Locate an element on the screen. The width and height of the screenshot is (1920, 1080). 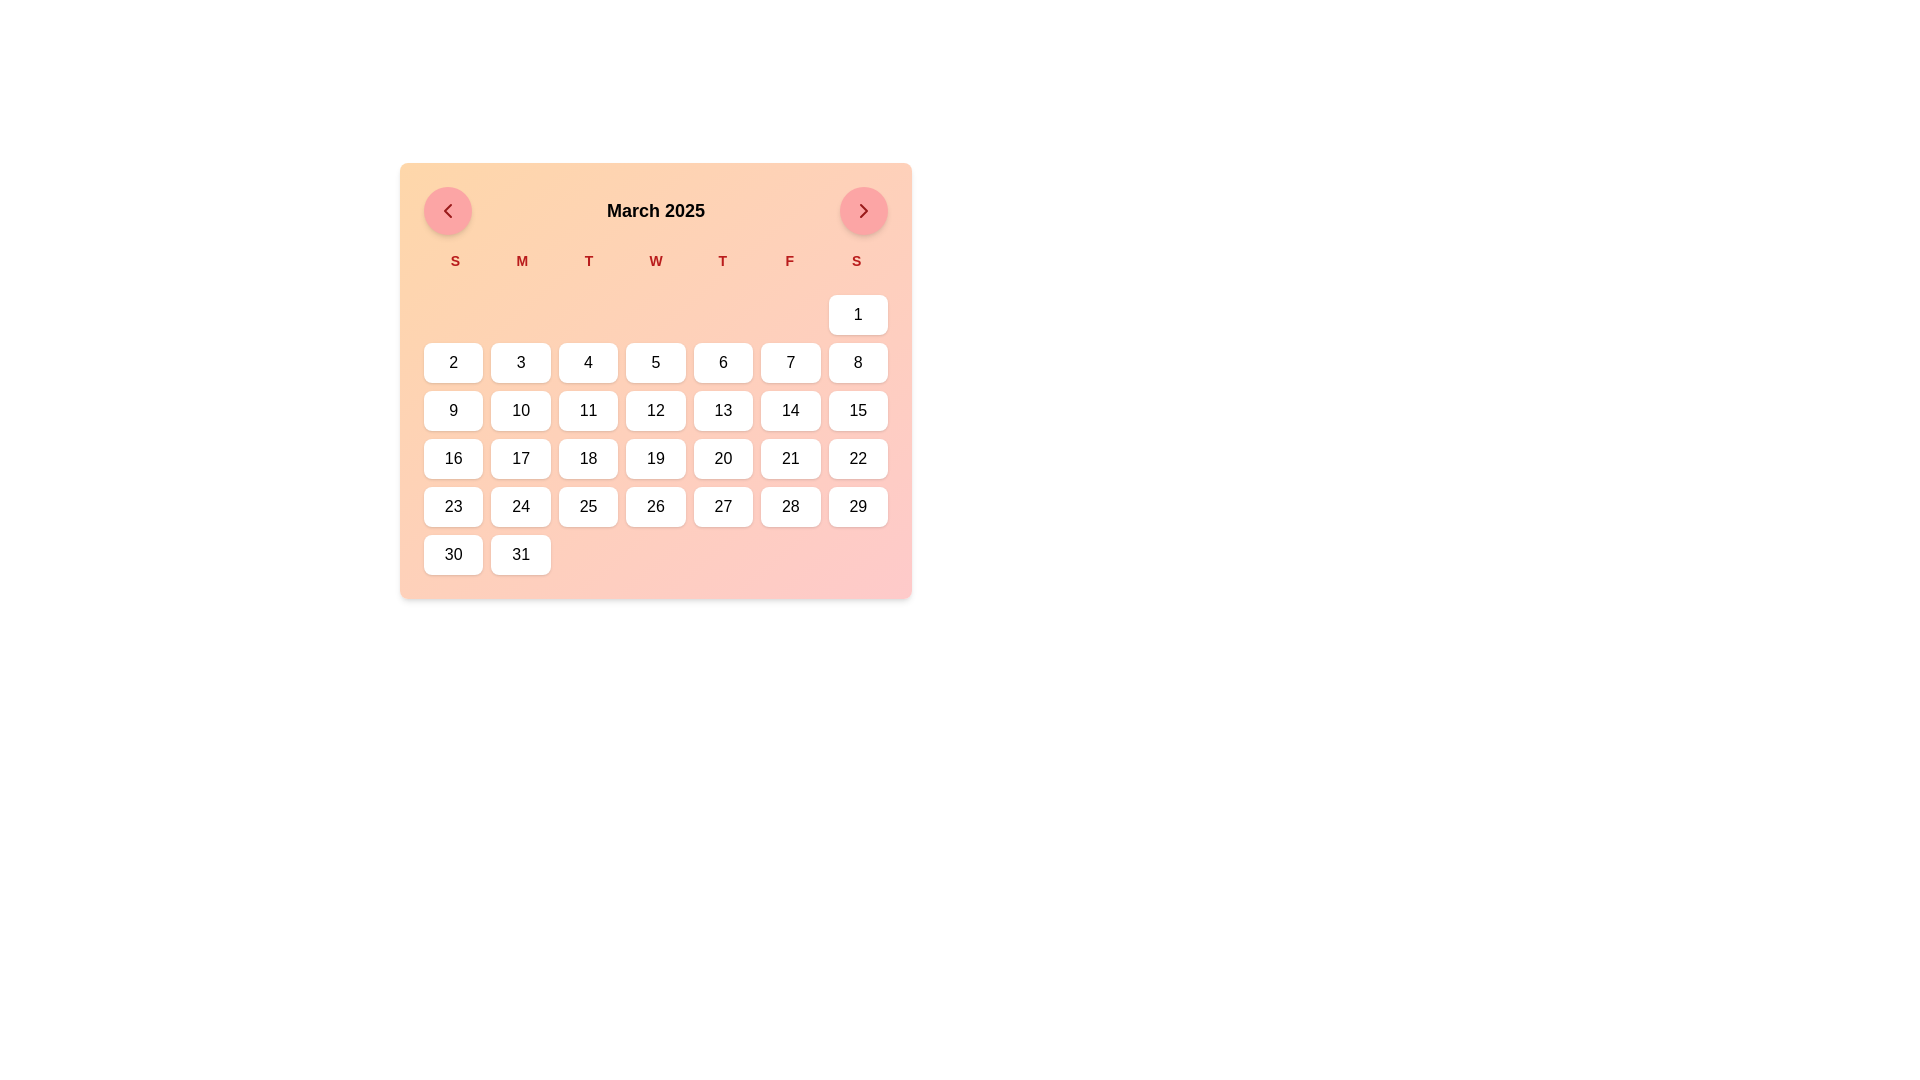
the button representing the date '3' in the calendar for March 2025 is located at coordinates (521, 362).